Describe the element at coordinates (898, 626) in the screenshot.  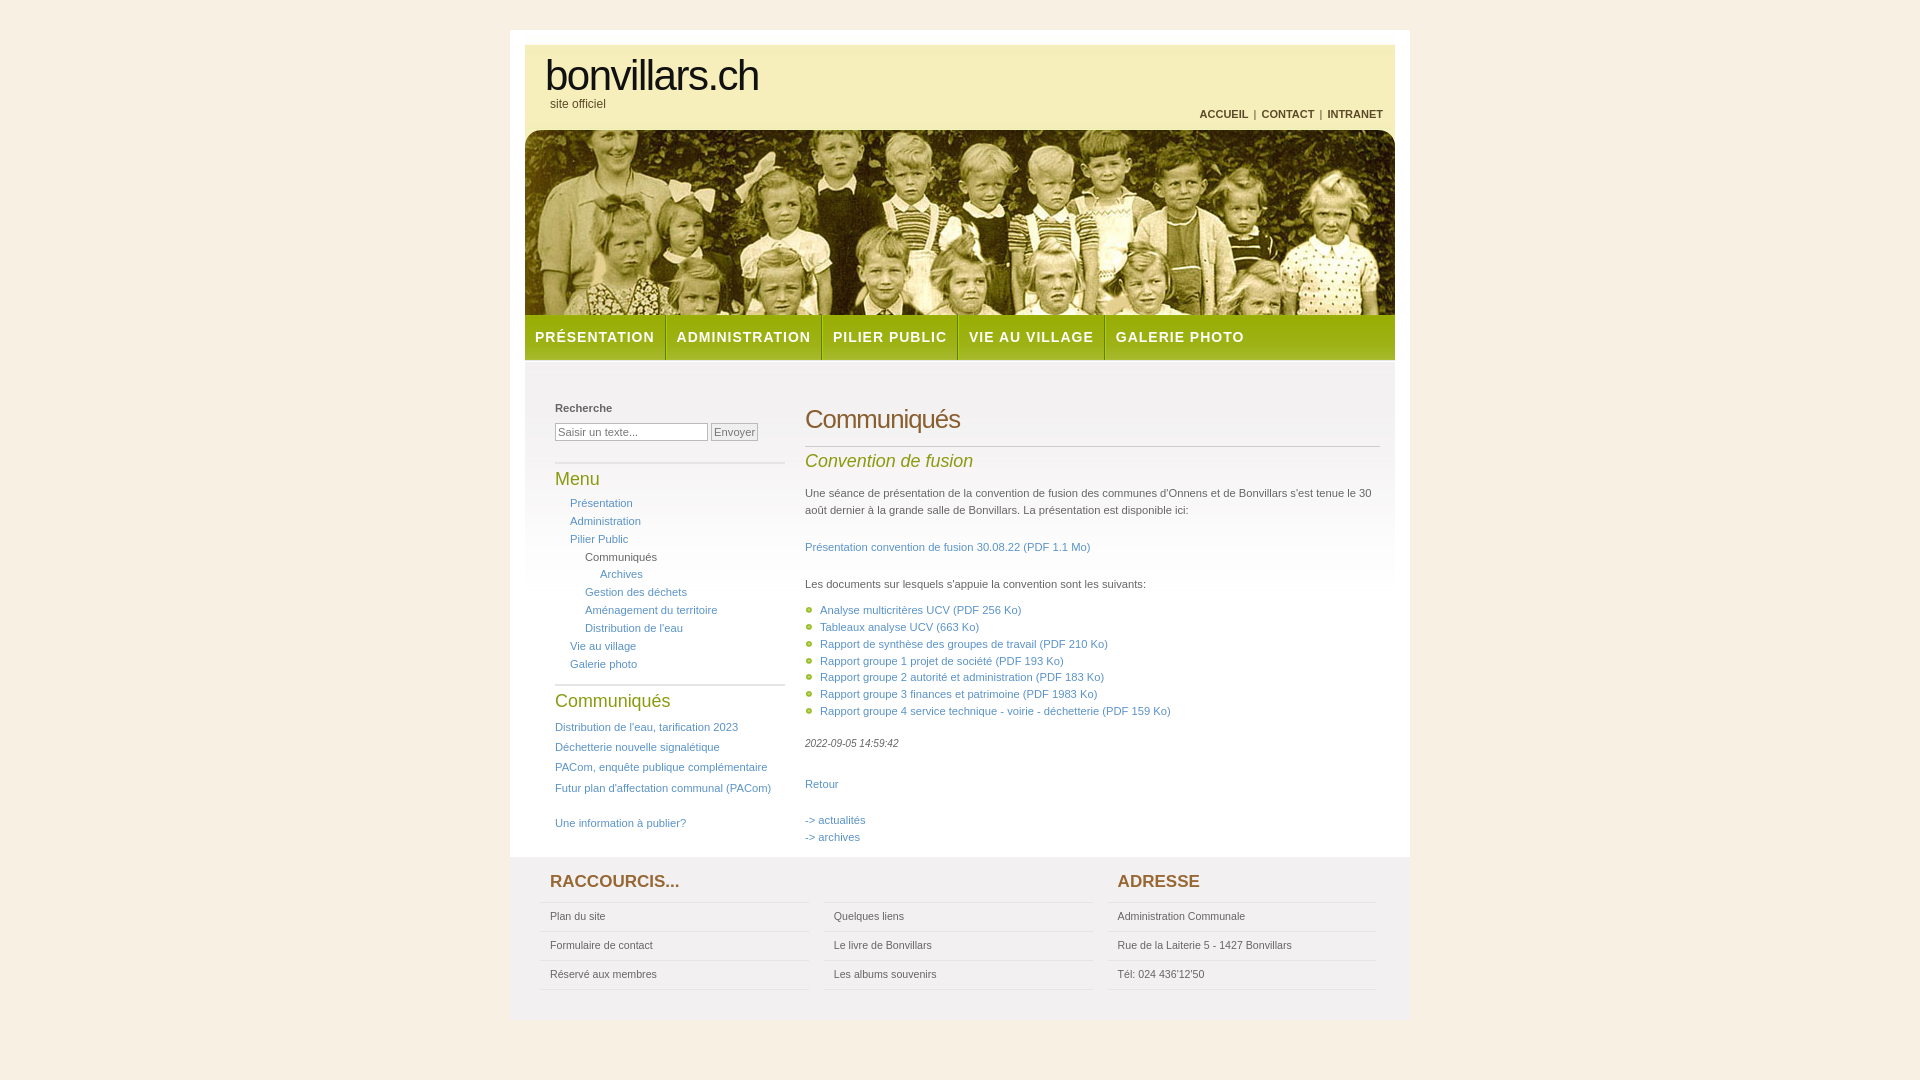
I see `'Tableaux analyse UCV (663 Ko)'` at that location.